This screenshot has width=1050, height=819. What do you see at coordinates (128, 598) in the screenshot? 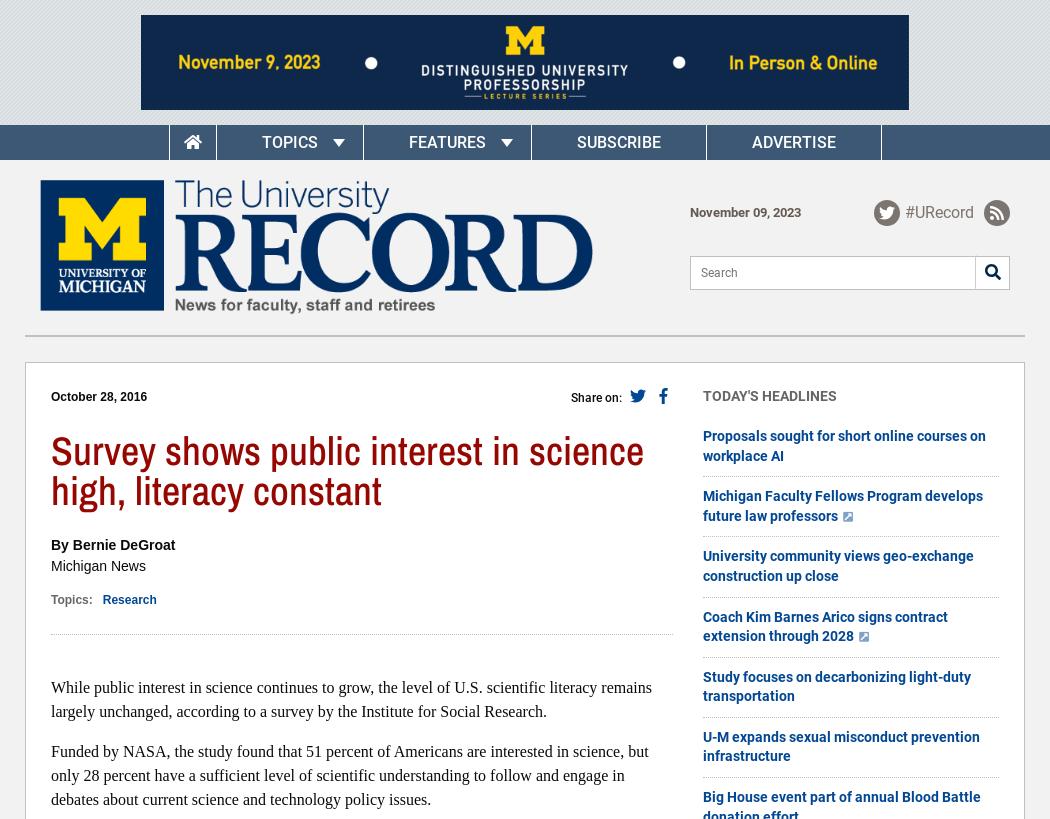
I see `'Research'` at bounding box center [128, 598].